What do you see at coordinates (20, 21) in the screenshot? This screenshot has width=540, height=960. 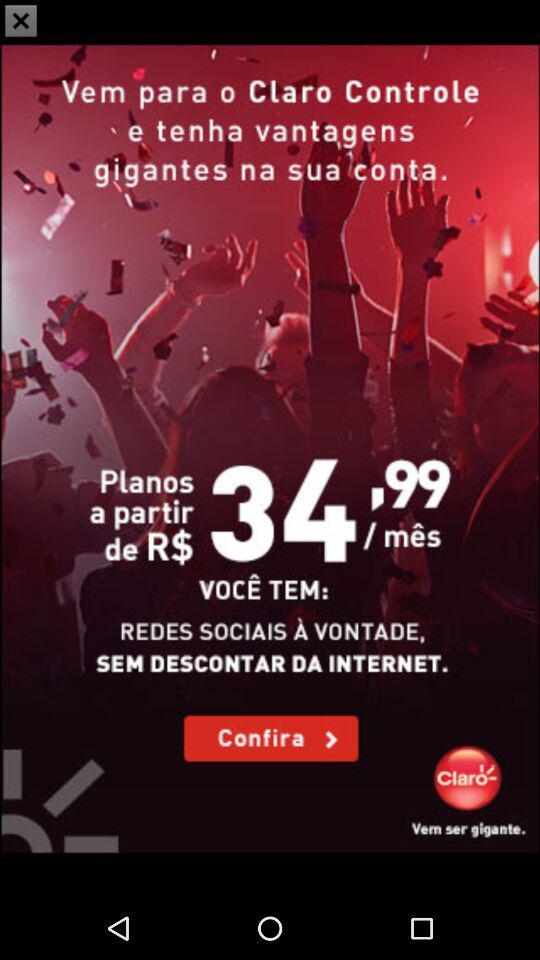 I see `the close icon` at bounding box center [20, 21].